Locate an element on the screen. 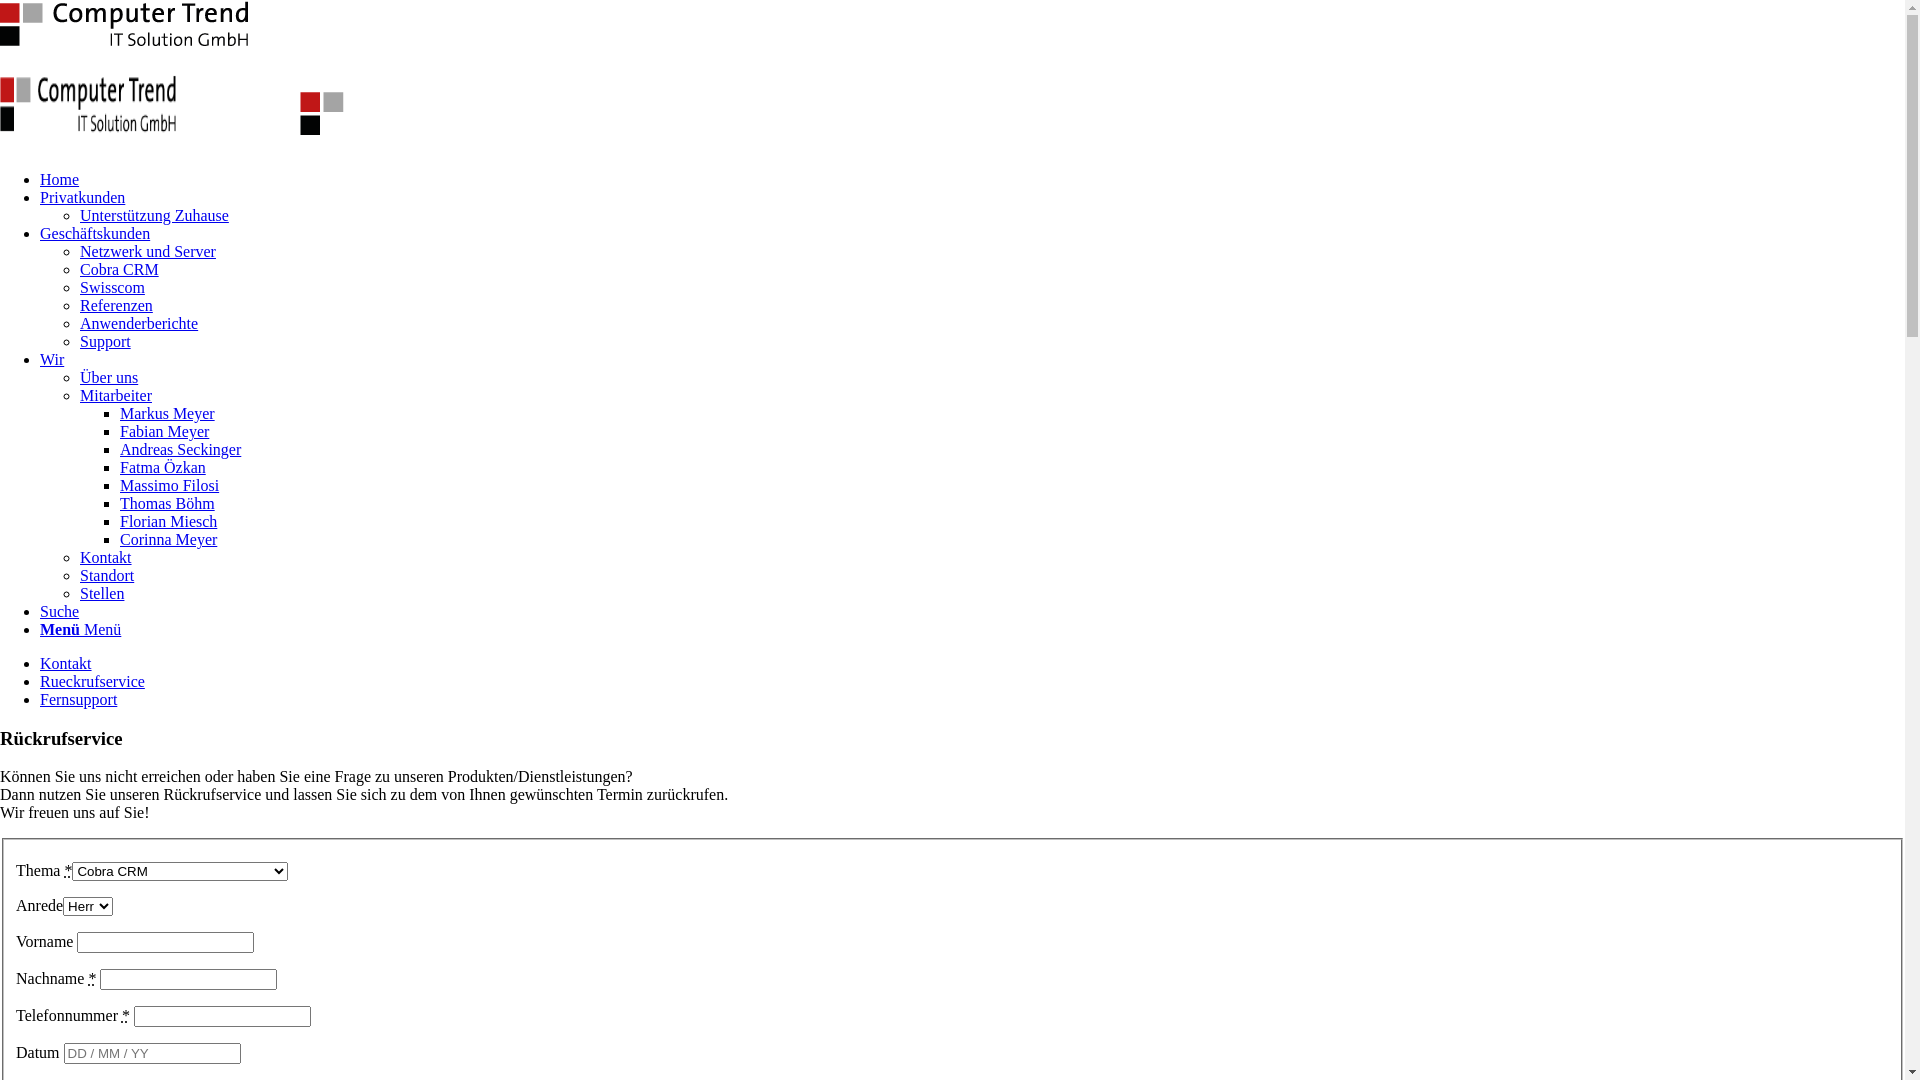  'Mitarbeiter' is located at coordinates (114, 395).